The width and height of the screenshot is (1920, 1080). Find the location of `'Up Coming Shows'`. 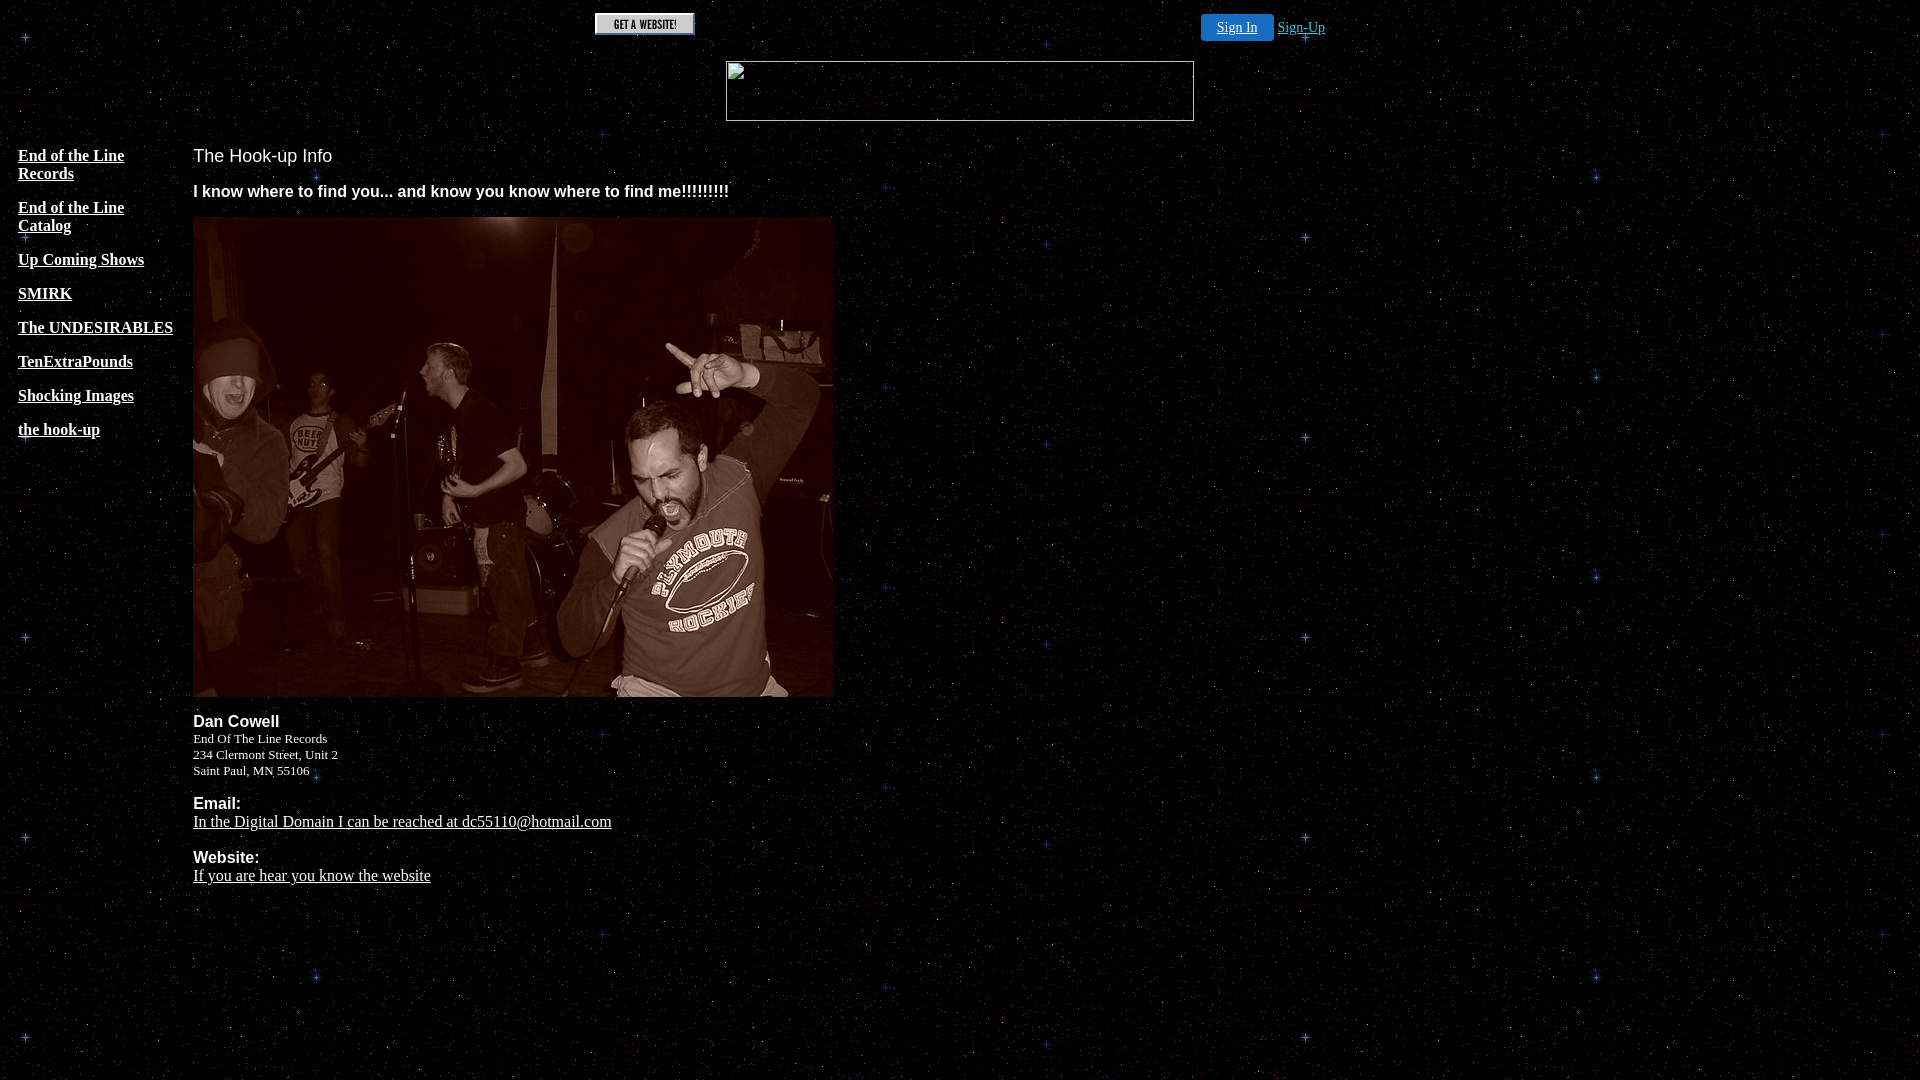

'Up Coming Shows' is located at coordinates (80, 258).